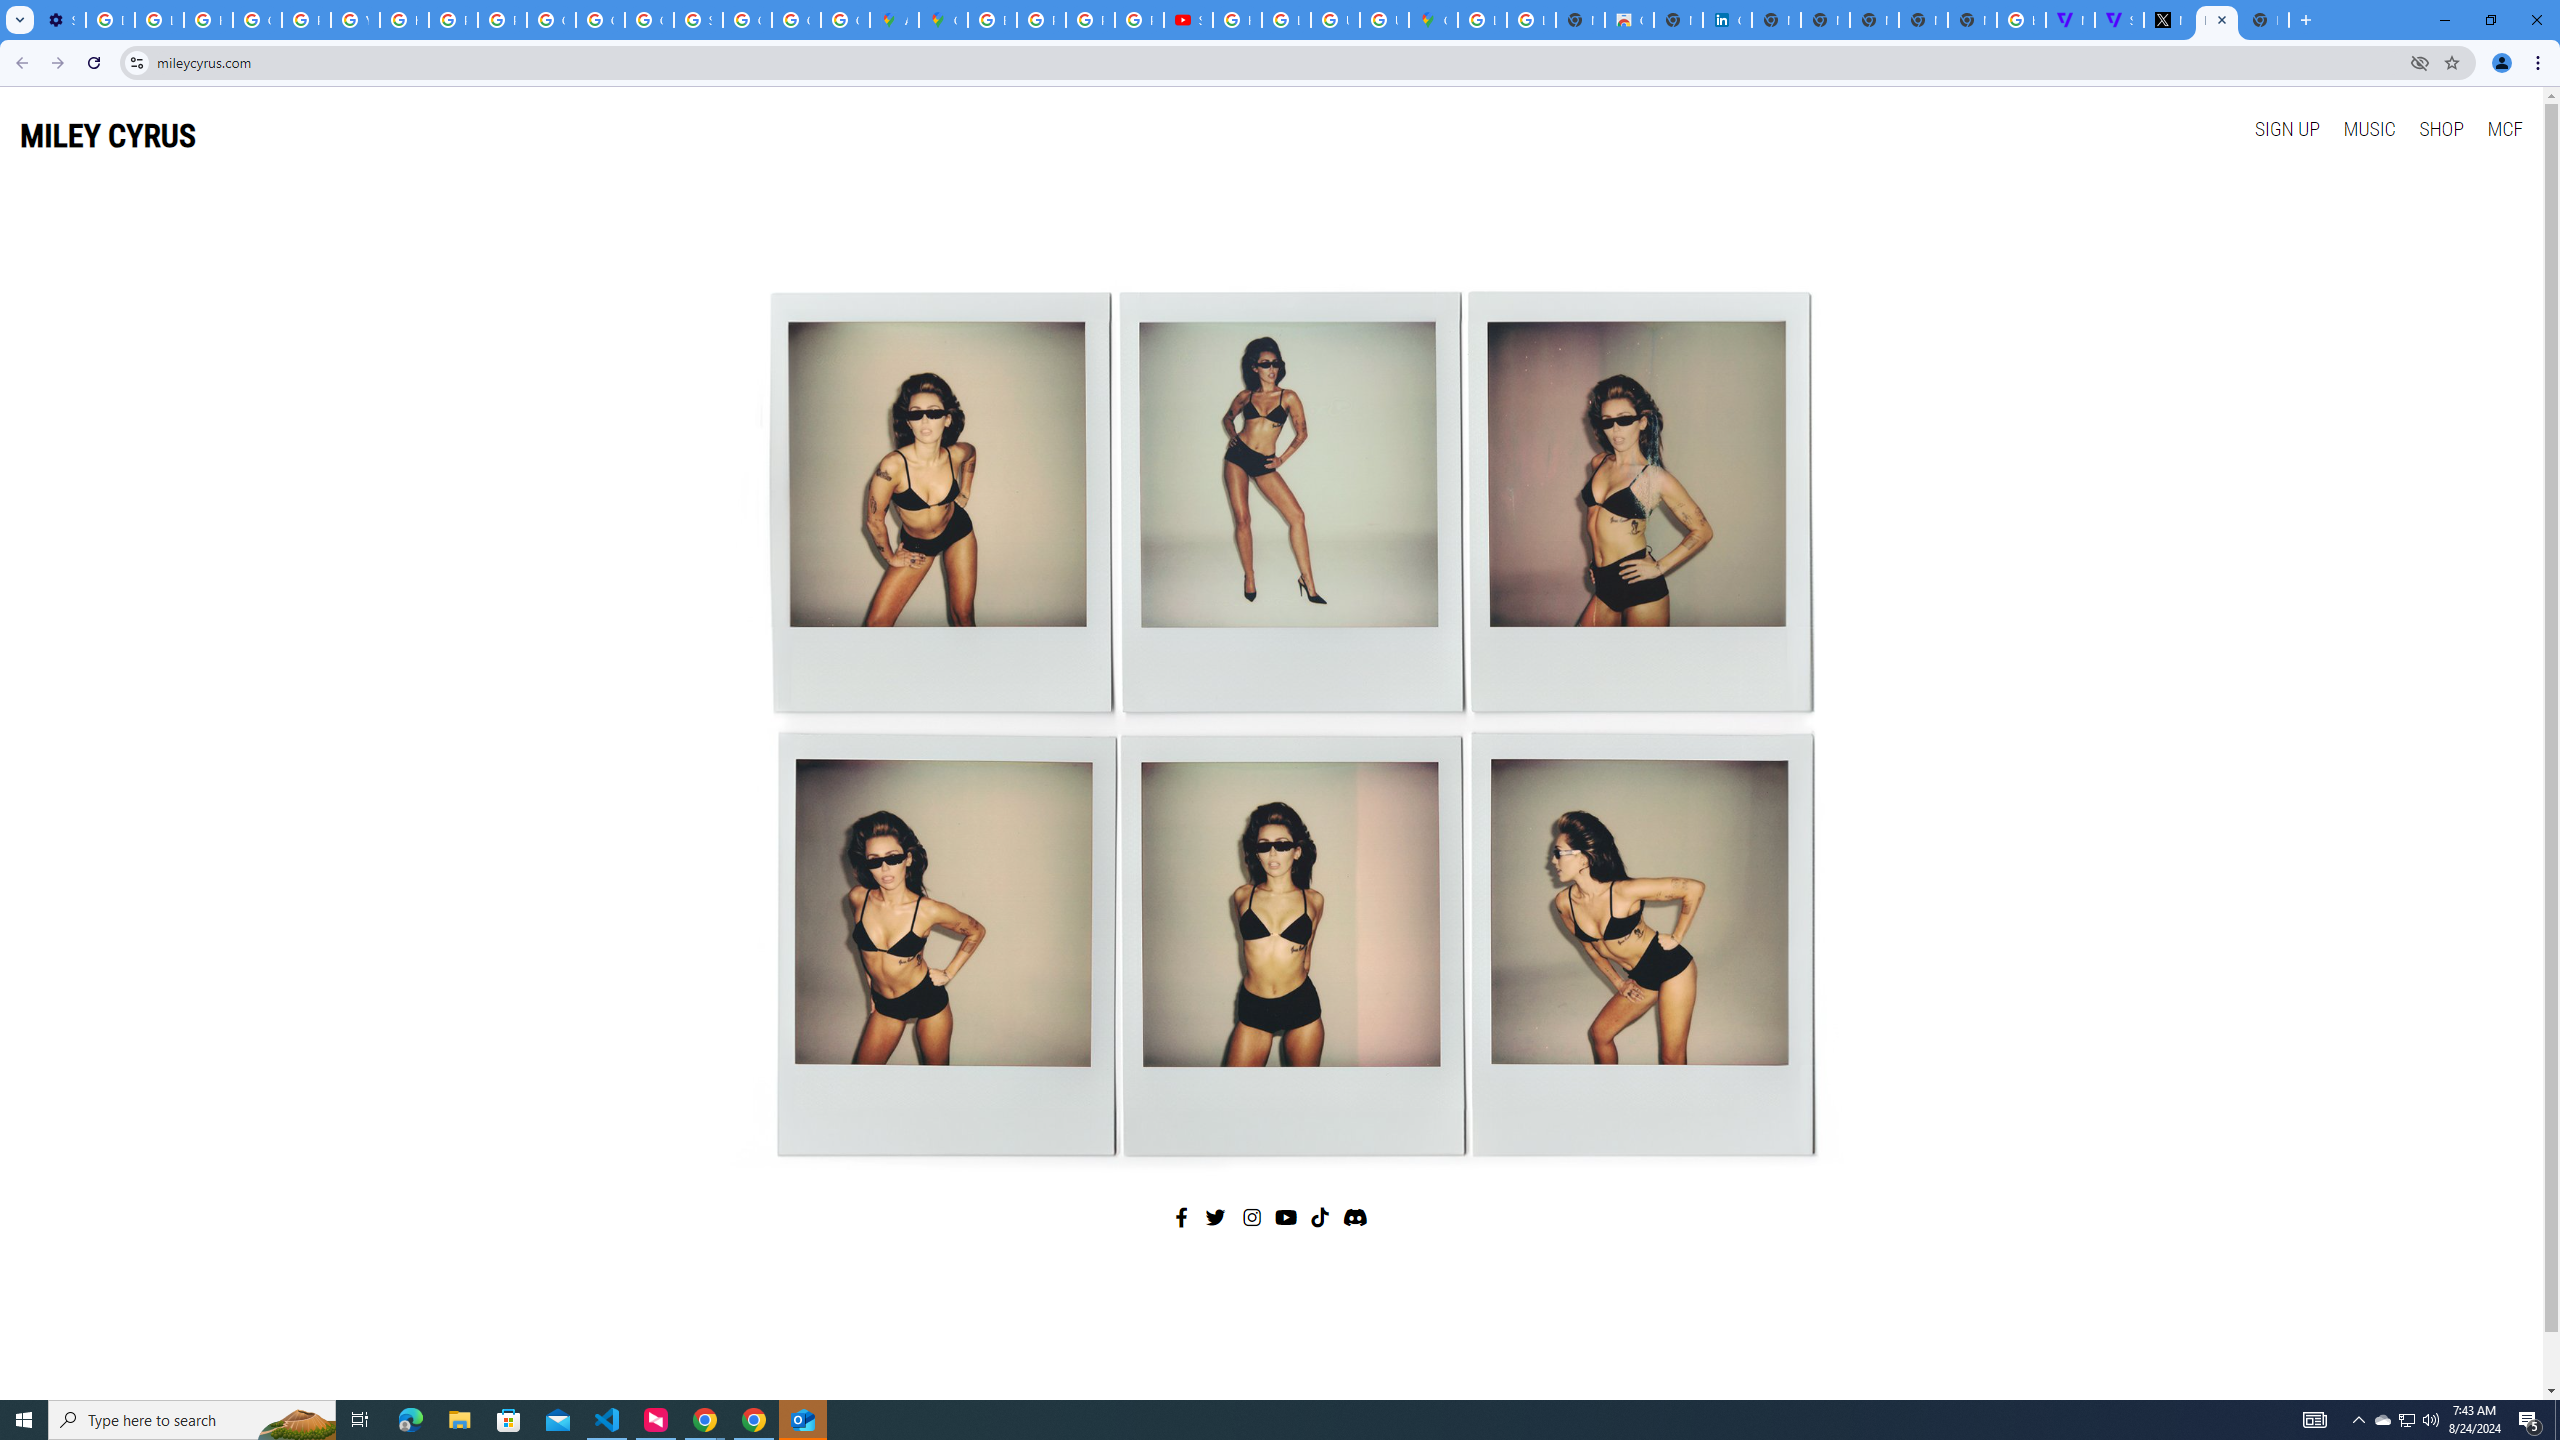 Image resolution: width=2560 pixels, height=1440 pixels. Describe the element at coordinates (992, 19) in the screenshot. I see `'Blogger Policies and Guidelines - Transparency Center'` at that location.